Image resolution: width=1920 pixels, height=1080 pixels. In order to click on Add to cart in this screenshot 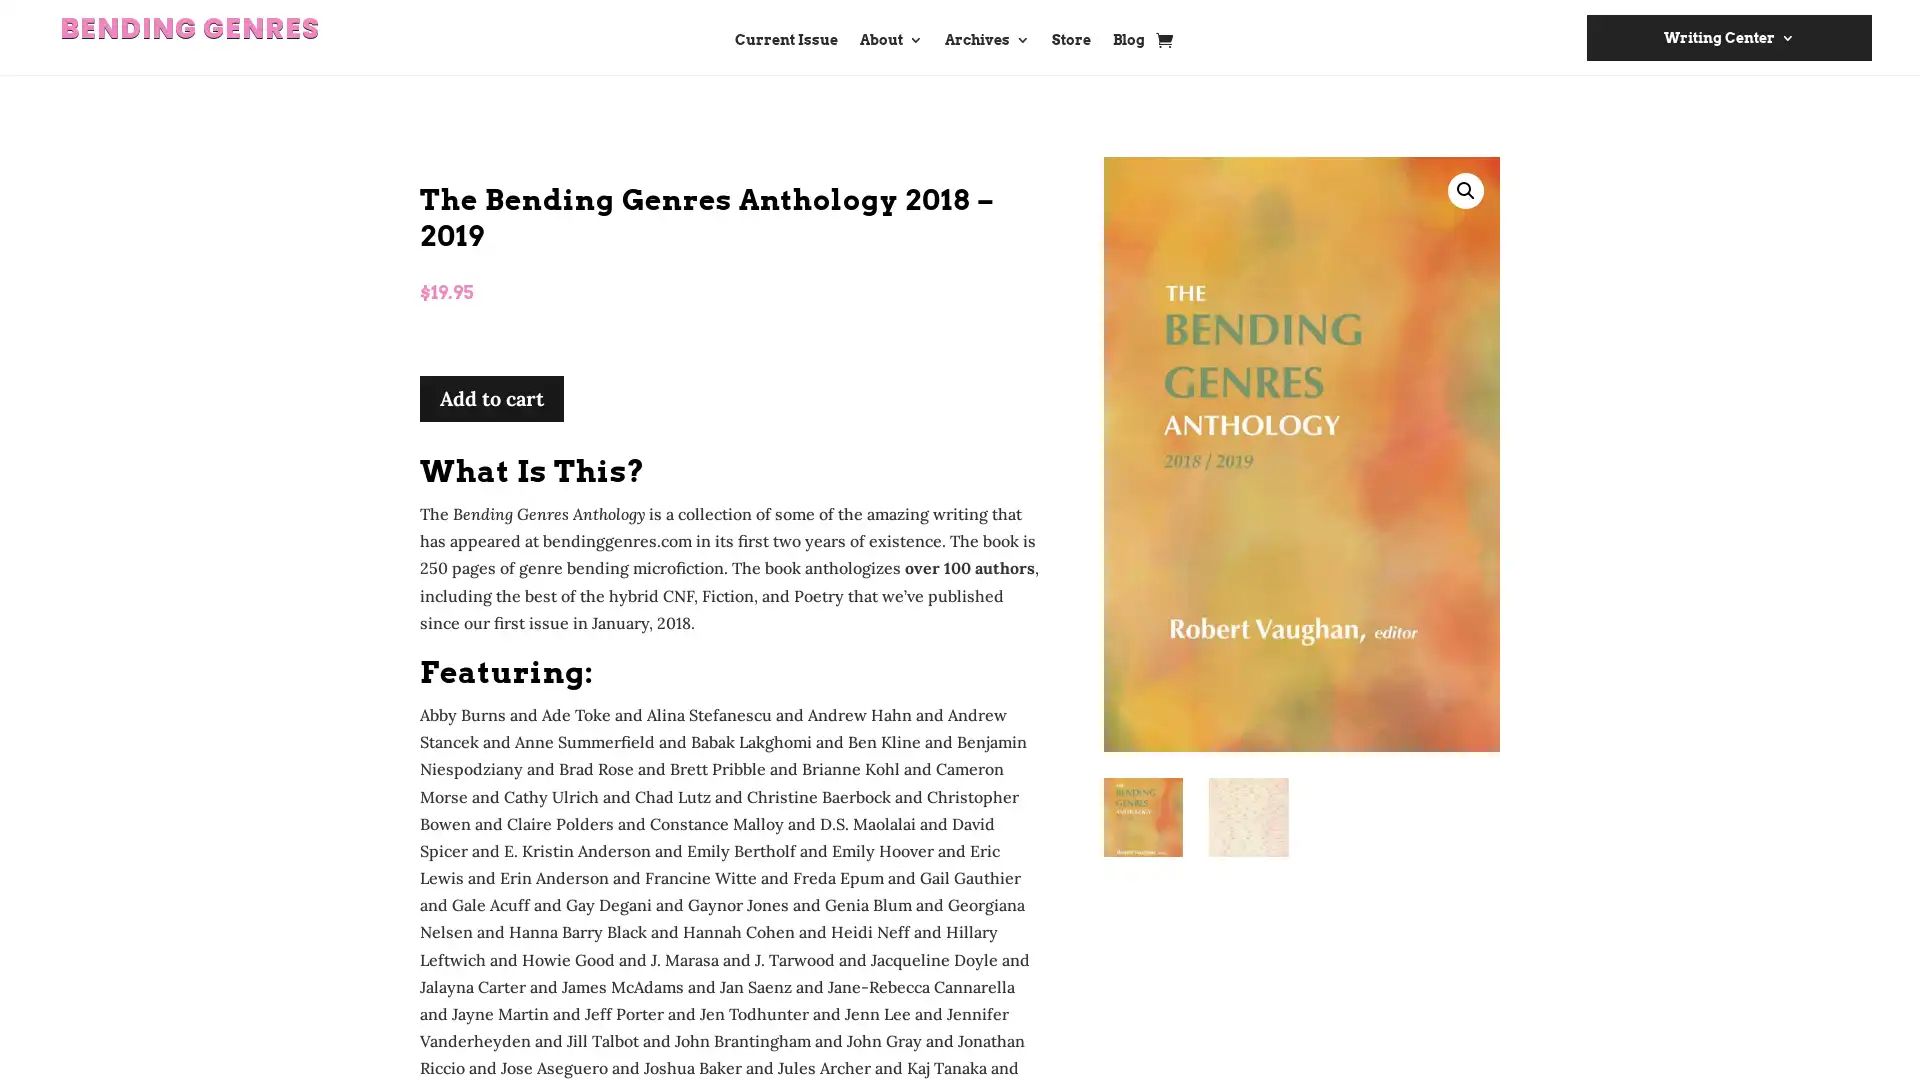, I will do `click(491, 398)`.